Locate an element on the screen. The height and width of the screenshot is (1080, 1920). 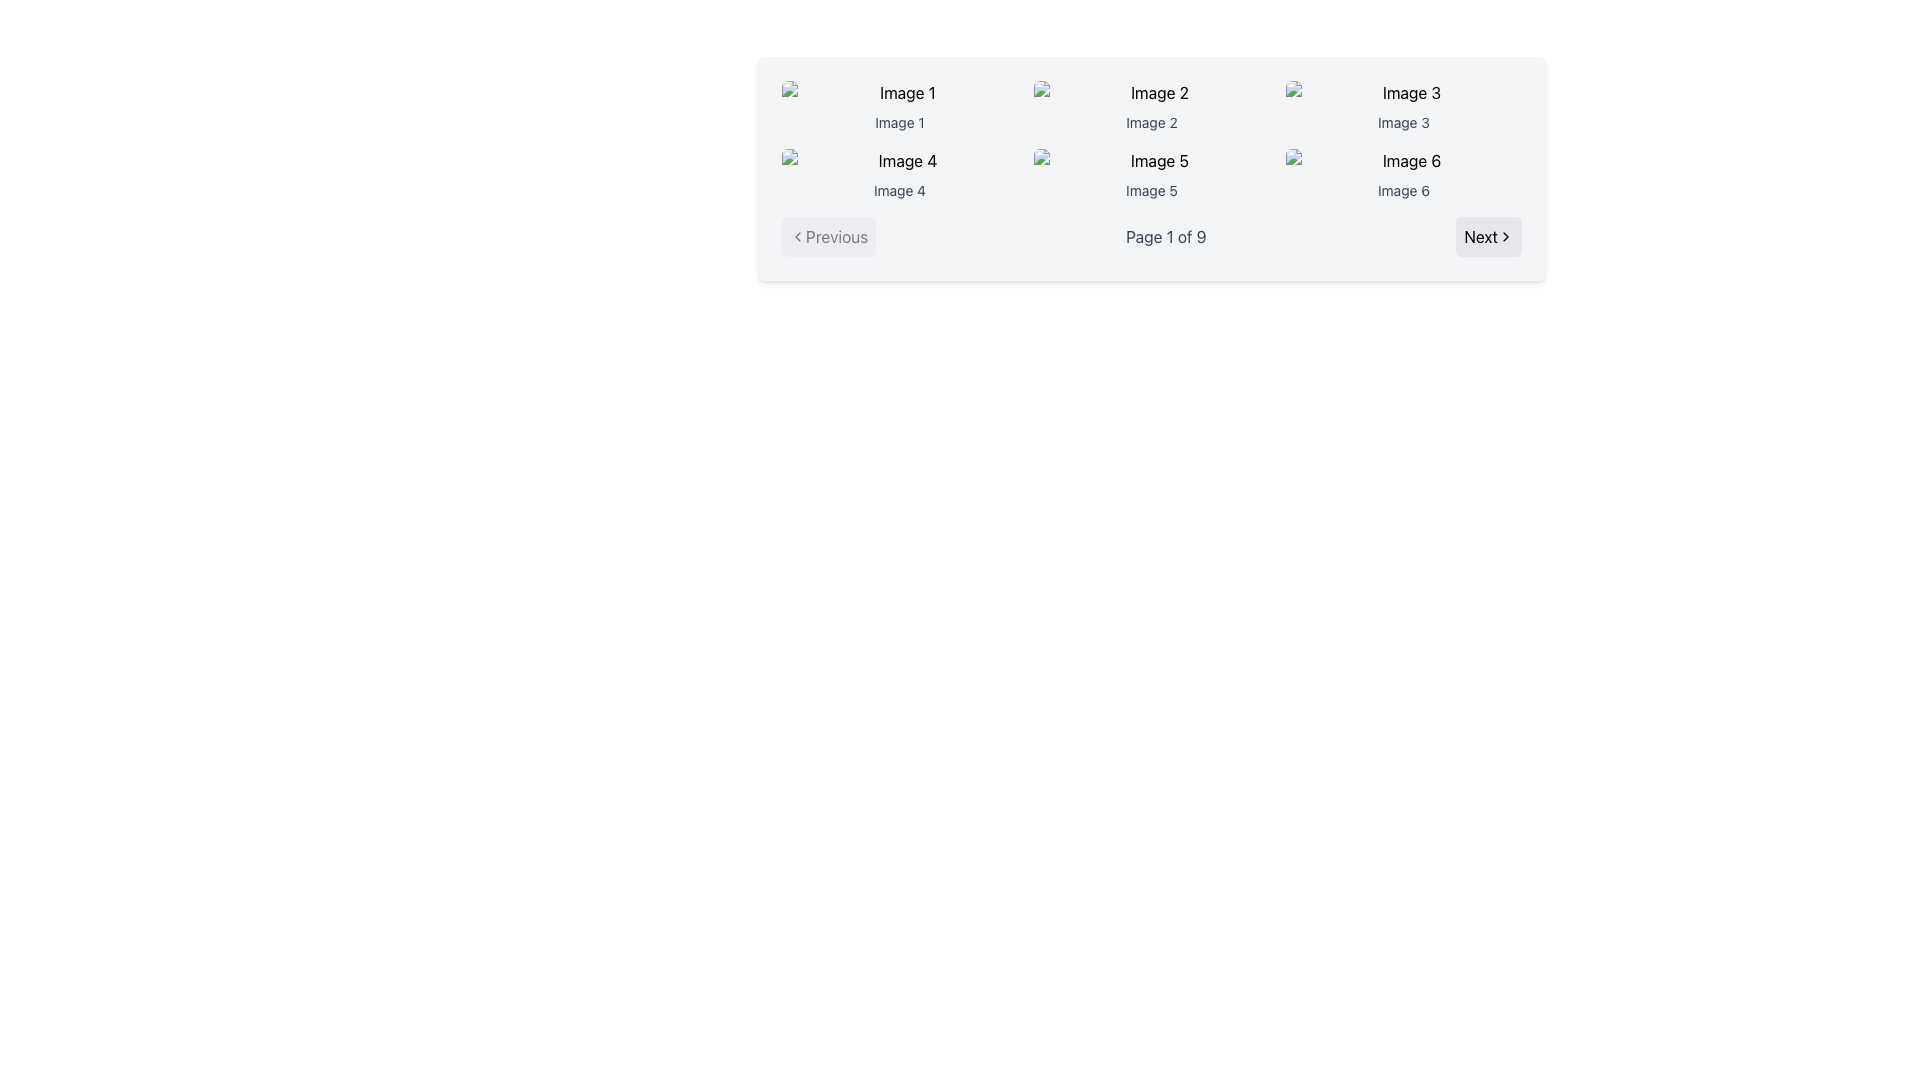
the image placeholder labeled 'Image 2' is located at coordinates (1152, 92).